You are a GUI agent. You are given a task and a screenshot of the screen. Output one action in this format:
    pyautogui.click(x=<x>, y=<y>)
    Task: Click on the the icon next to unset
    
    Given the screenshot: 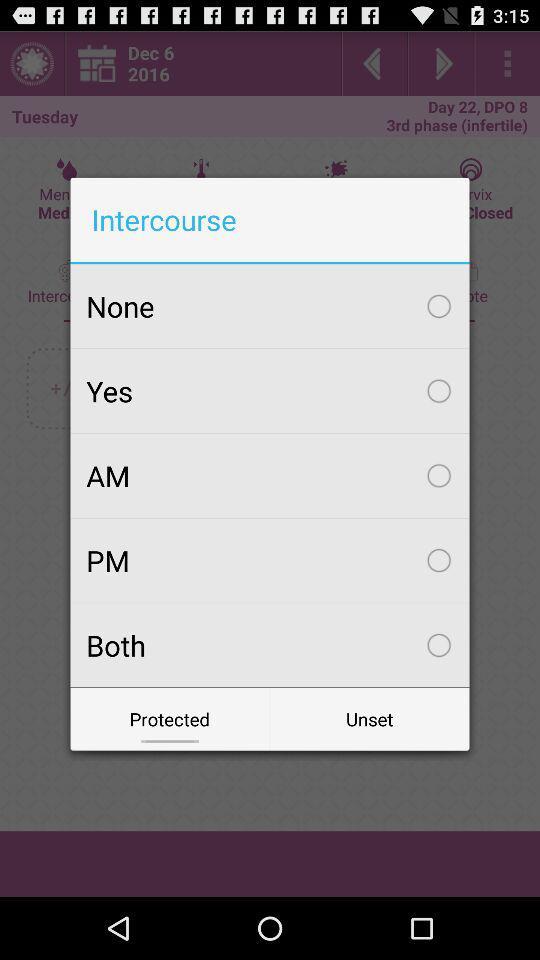 What is the action you would take?
    pyautogui.click(x=170, y=719)
    